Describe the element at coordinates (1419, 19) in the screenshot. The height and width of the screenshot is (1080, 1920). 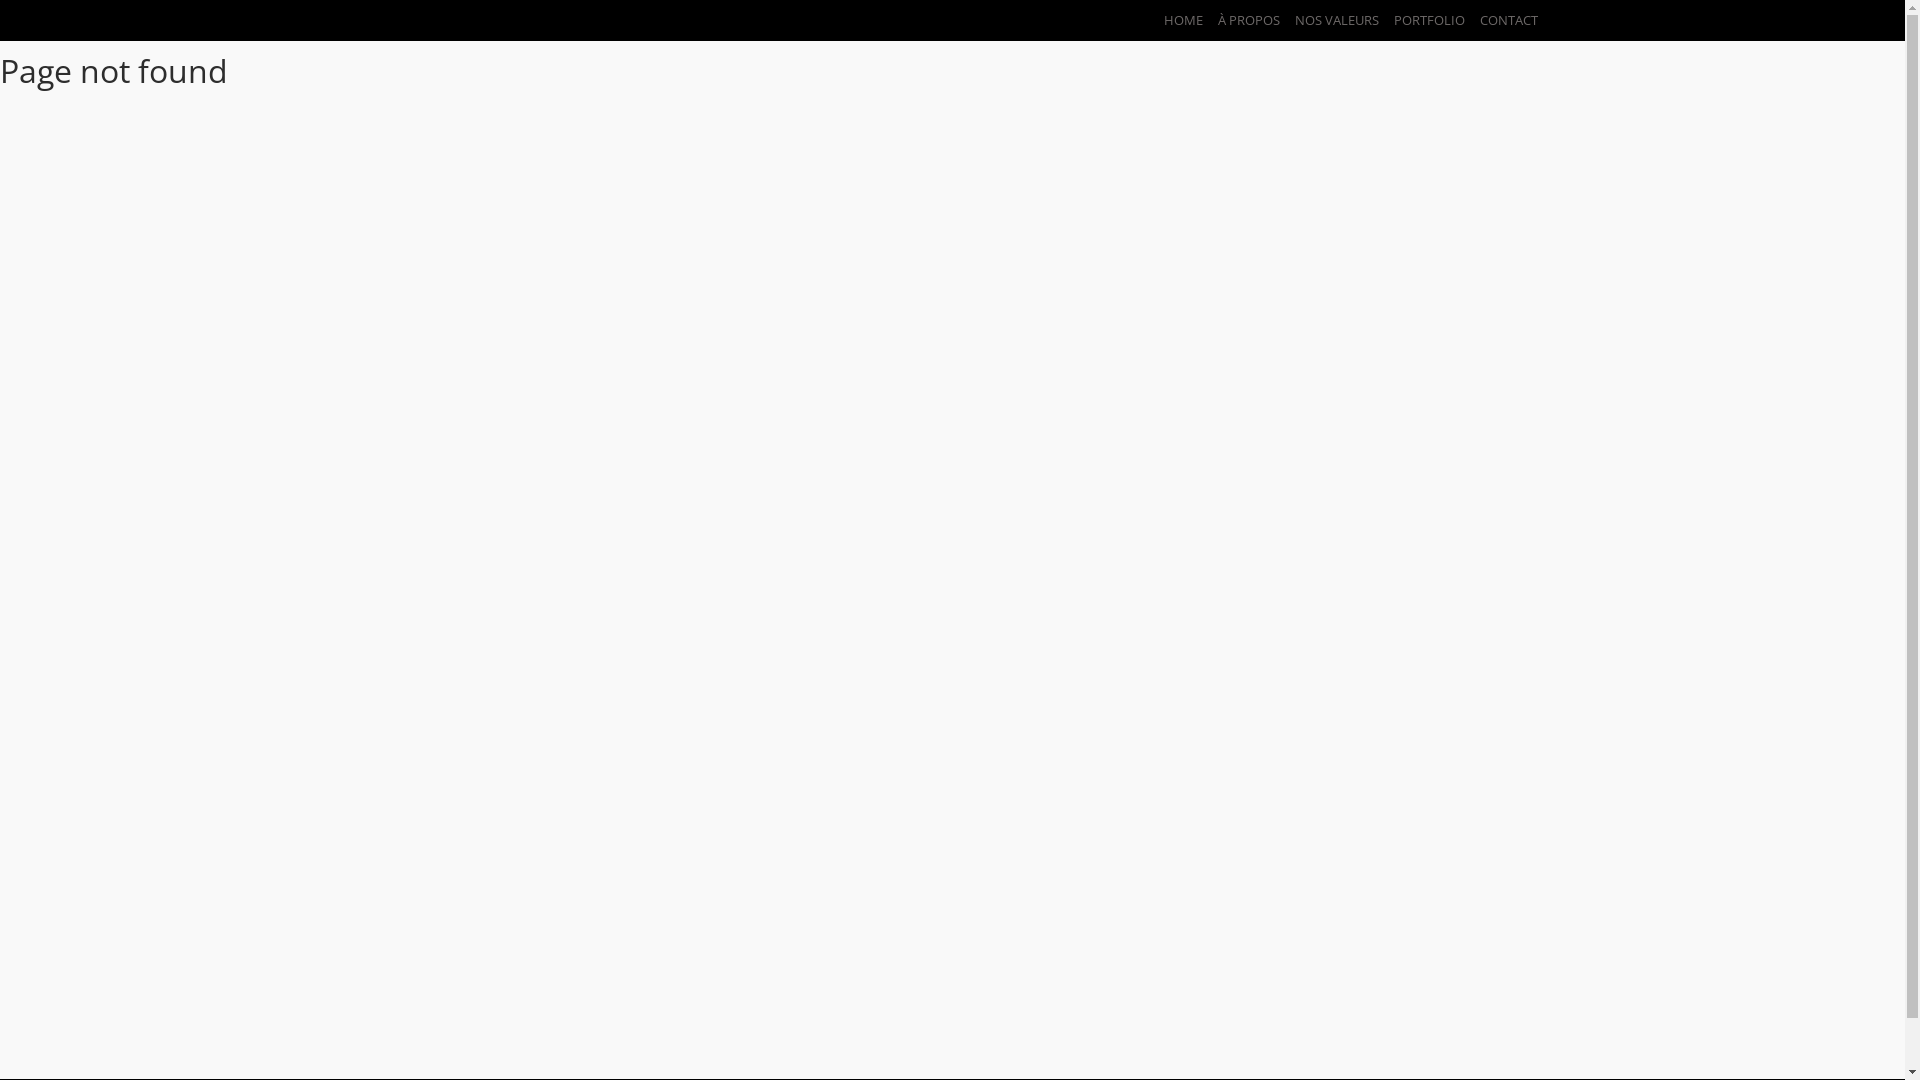
I see `'PORTFOLIO'` at that location.